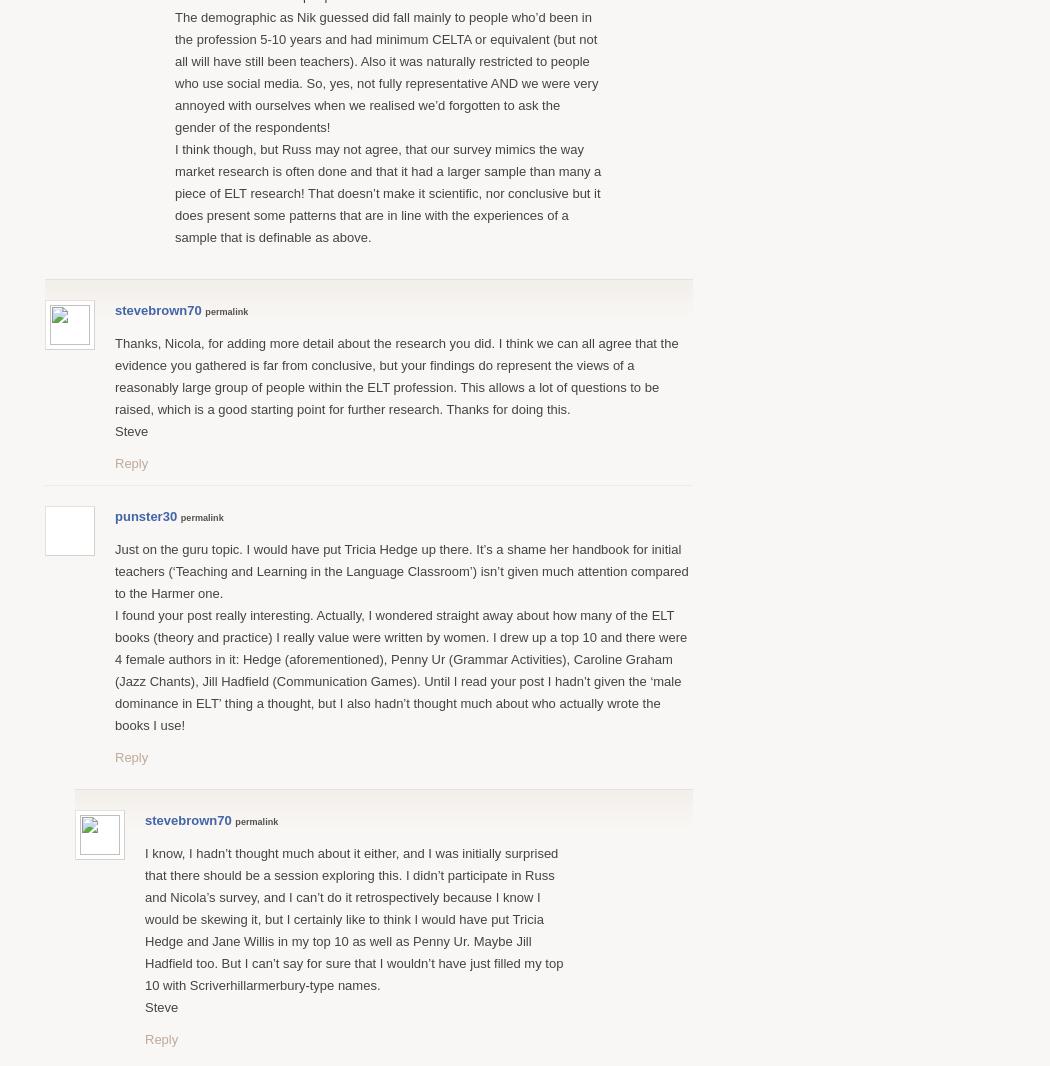 The image size is (1050, 1066). I want to click on 'I know, I hadn’t thought much about it either, and I was initially surprised that there should be a session exploring this. I didn’t participate in Russ and Nicola’s survey, and I can’t do it retrospectively because I know I would be skewing it, but I certainly like to think I would have put Tricia Hedge and Jane Willis in my top 10 as well as Penny Ur. Maybe Jill Hadfield too. But I can’t say for sure that I wouldn’t have just filled my top 10 with Scriverhillarmerbury-type names.', so click(352, 918).